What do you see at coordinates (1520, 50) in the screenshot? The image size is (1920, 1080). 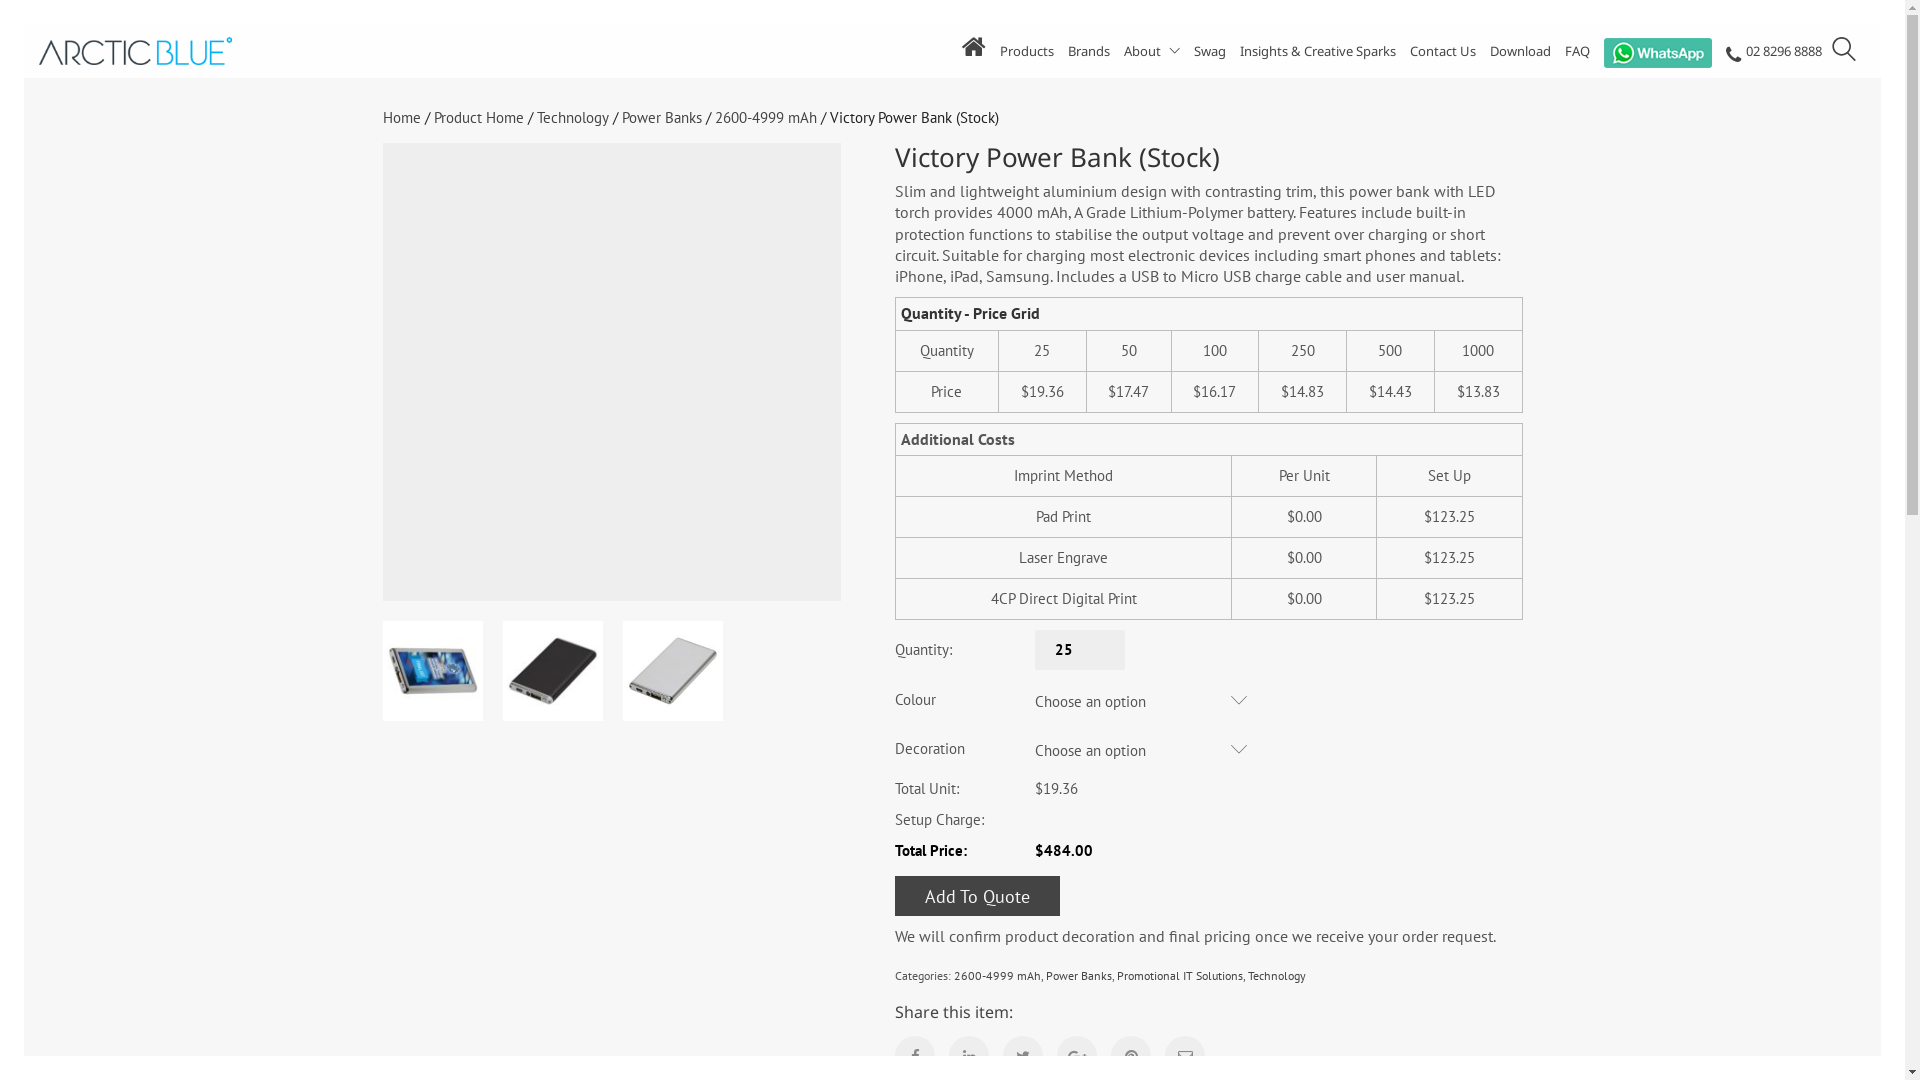 I see `'Download'` at bounding box center [1520, 50].